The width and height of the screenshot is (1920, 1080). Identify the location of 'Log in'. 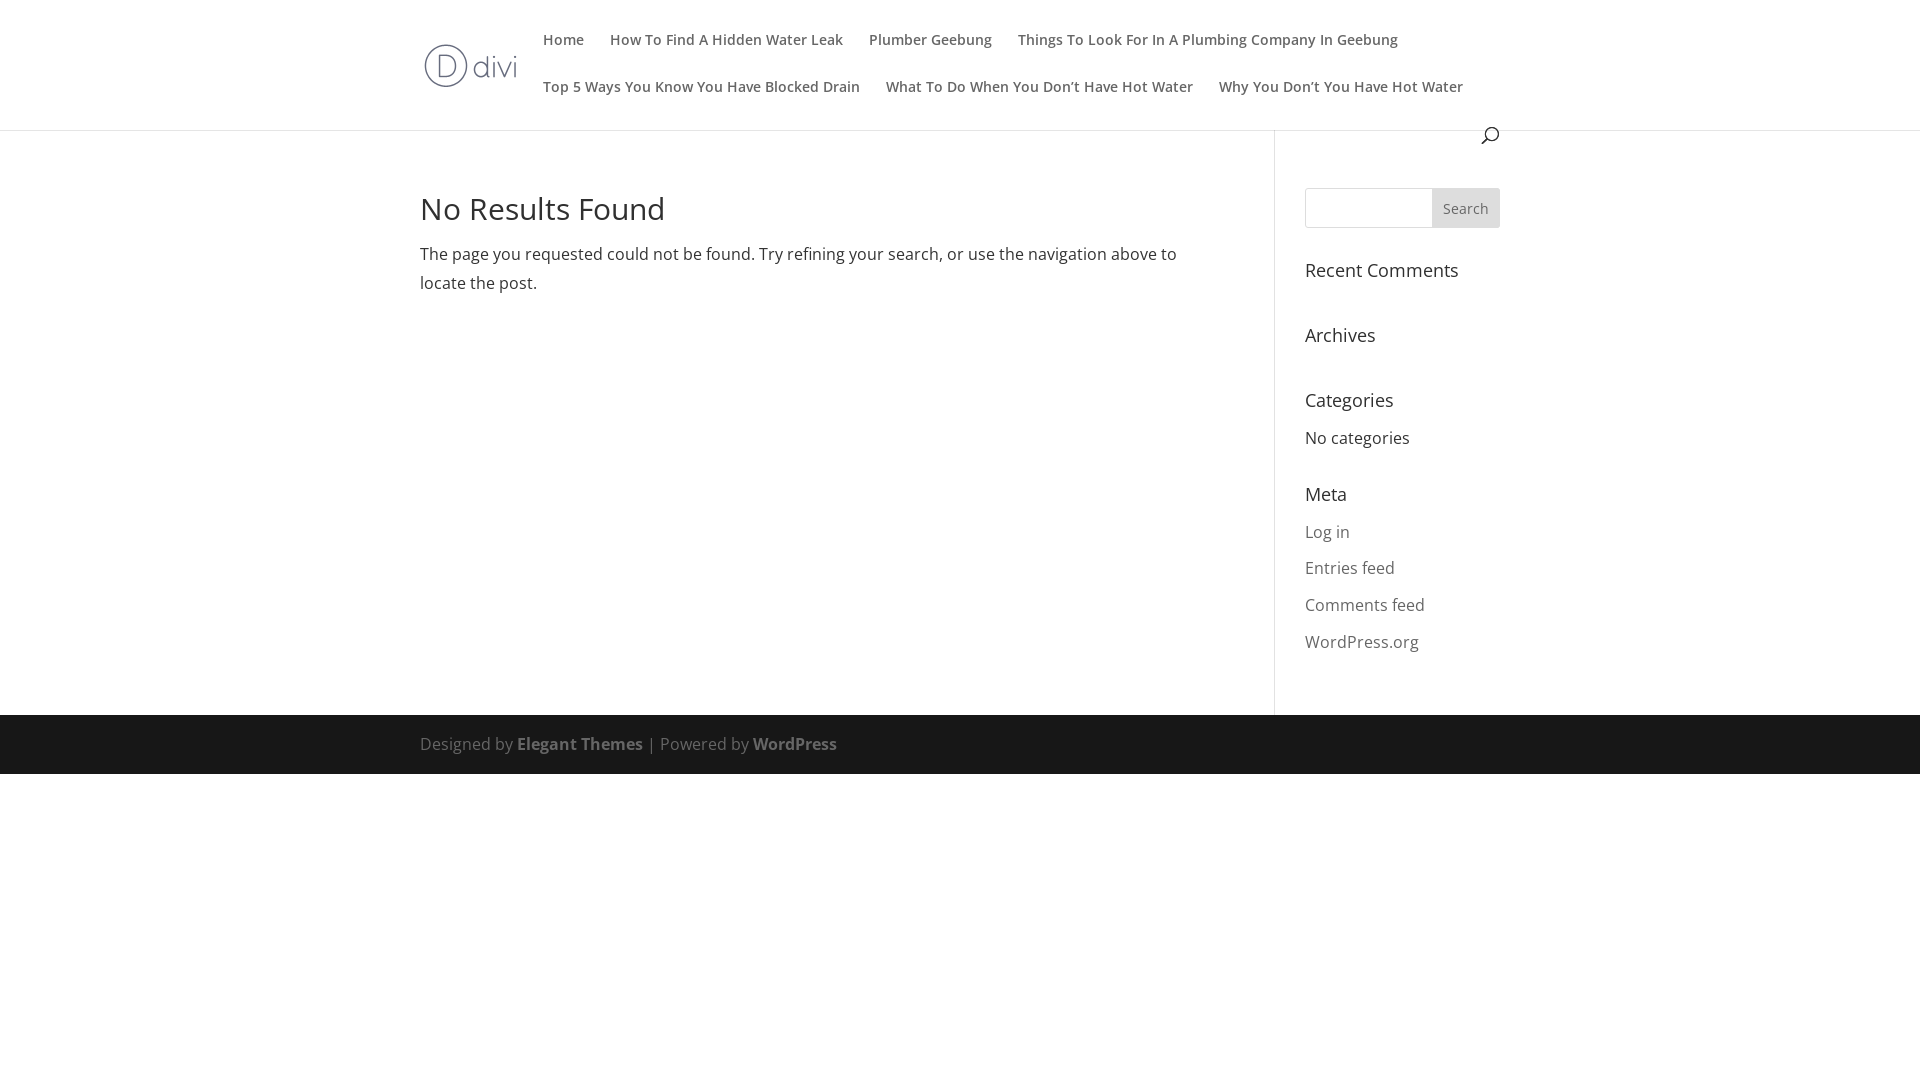
(1305, 531).